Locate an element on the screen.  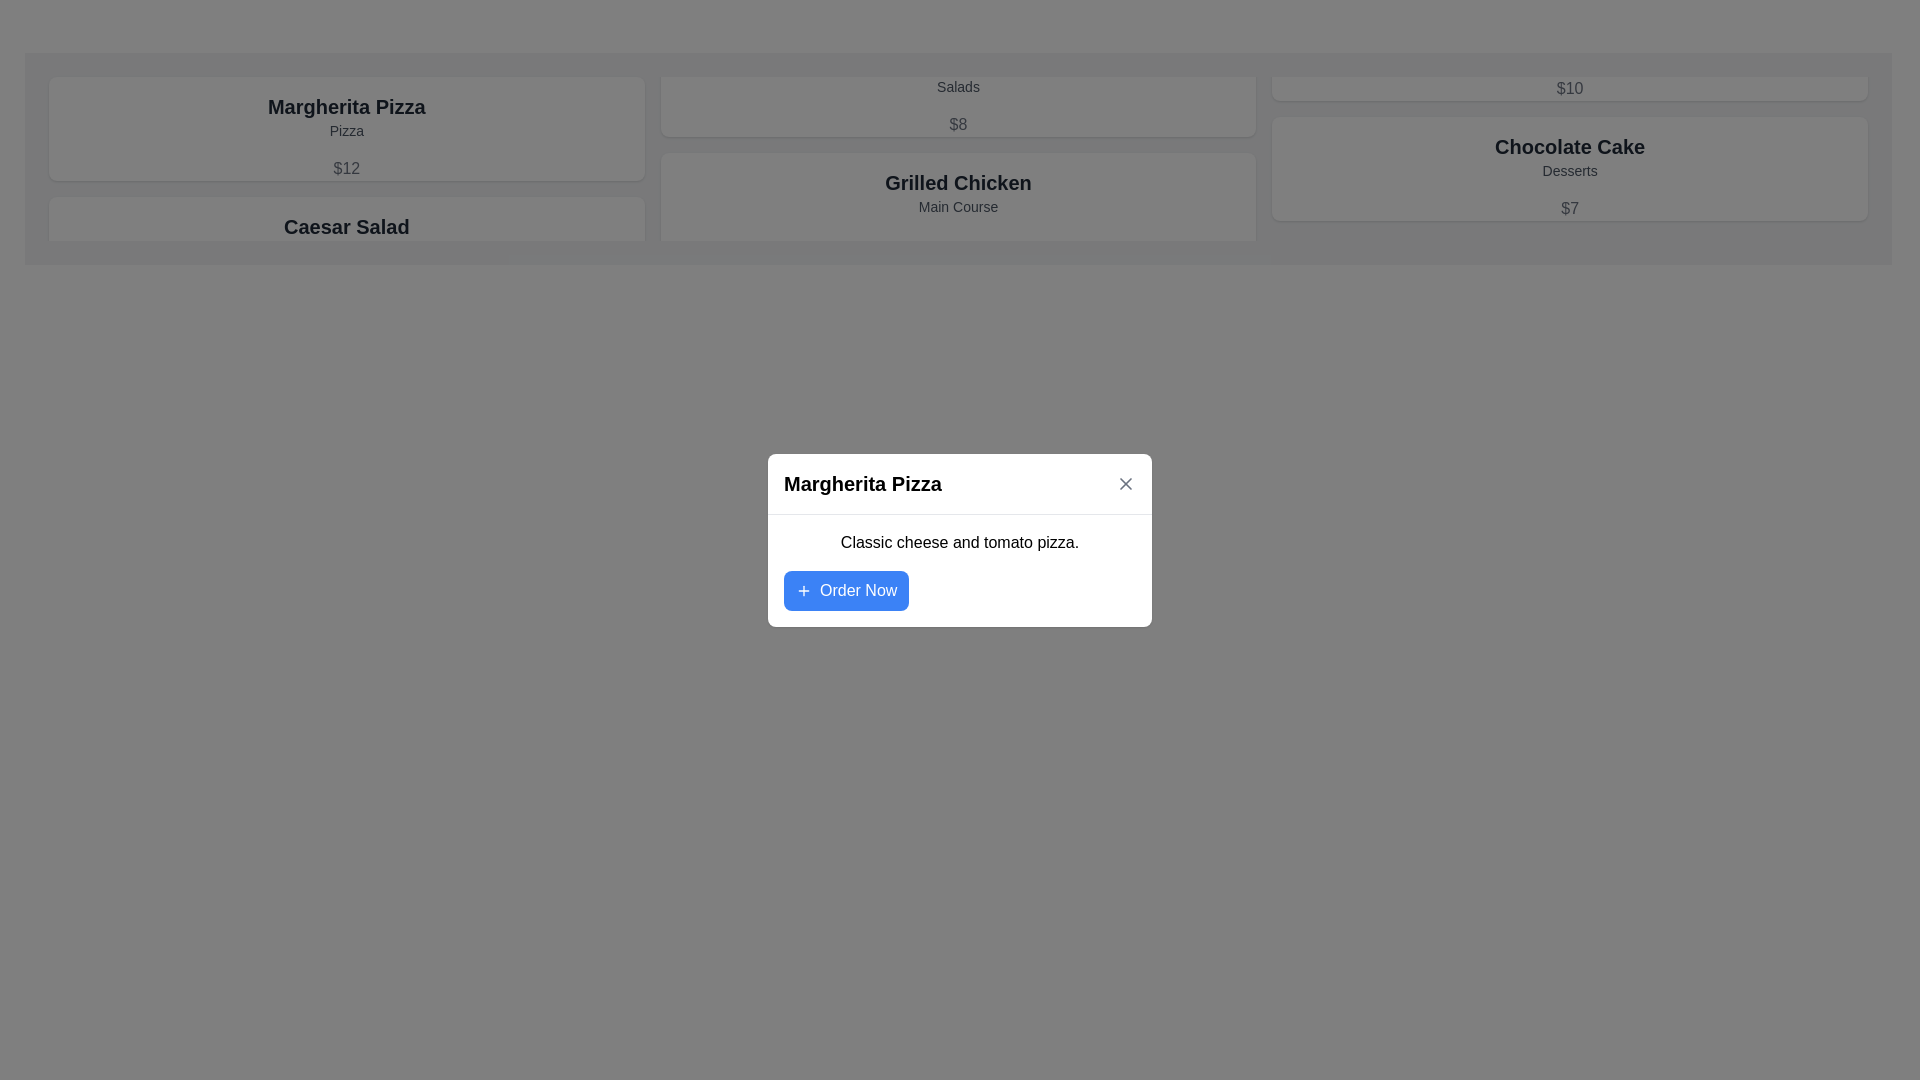
the descriptive text label for the 'Margherita Pizza' is located at coordinates (346, 131).